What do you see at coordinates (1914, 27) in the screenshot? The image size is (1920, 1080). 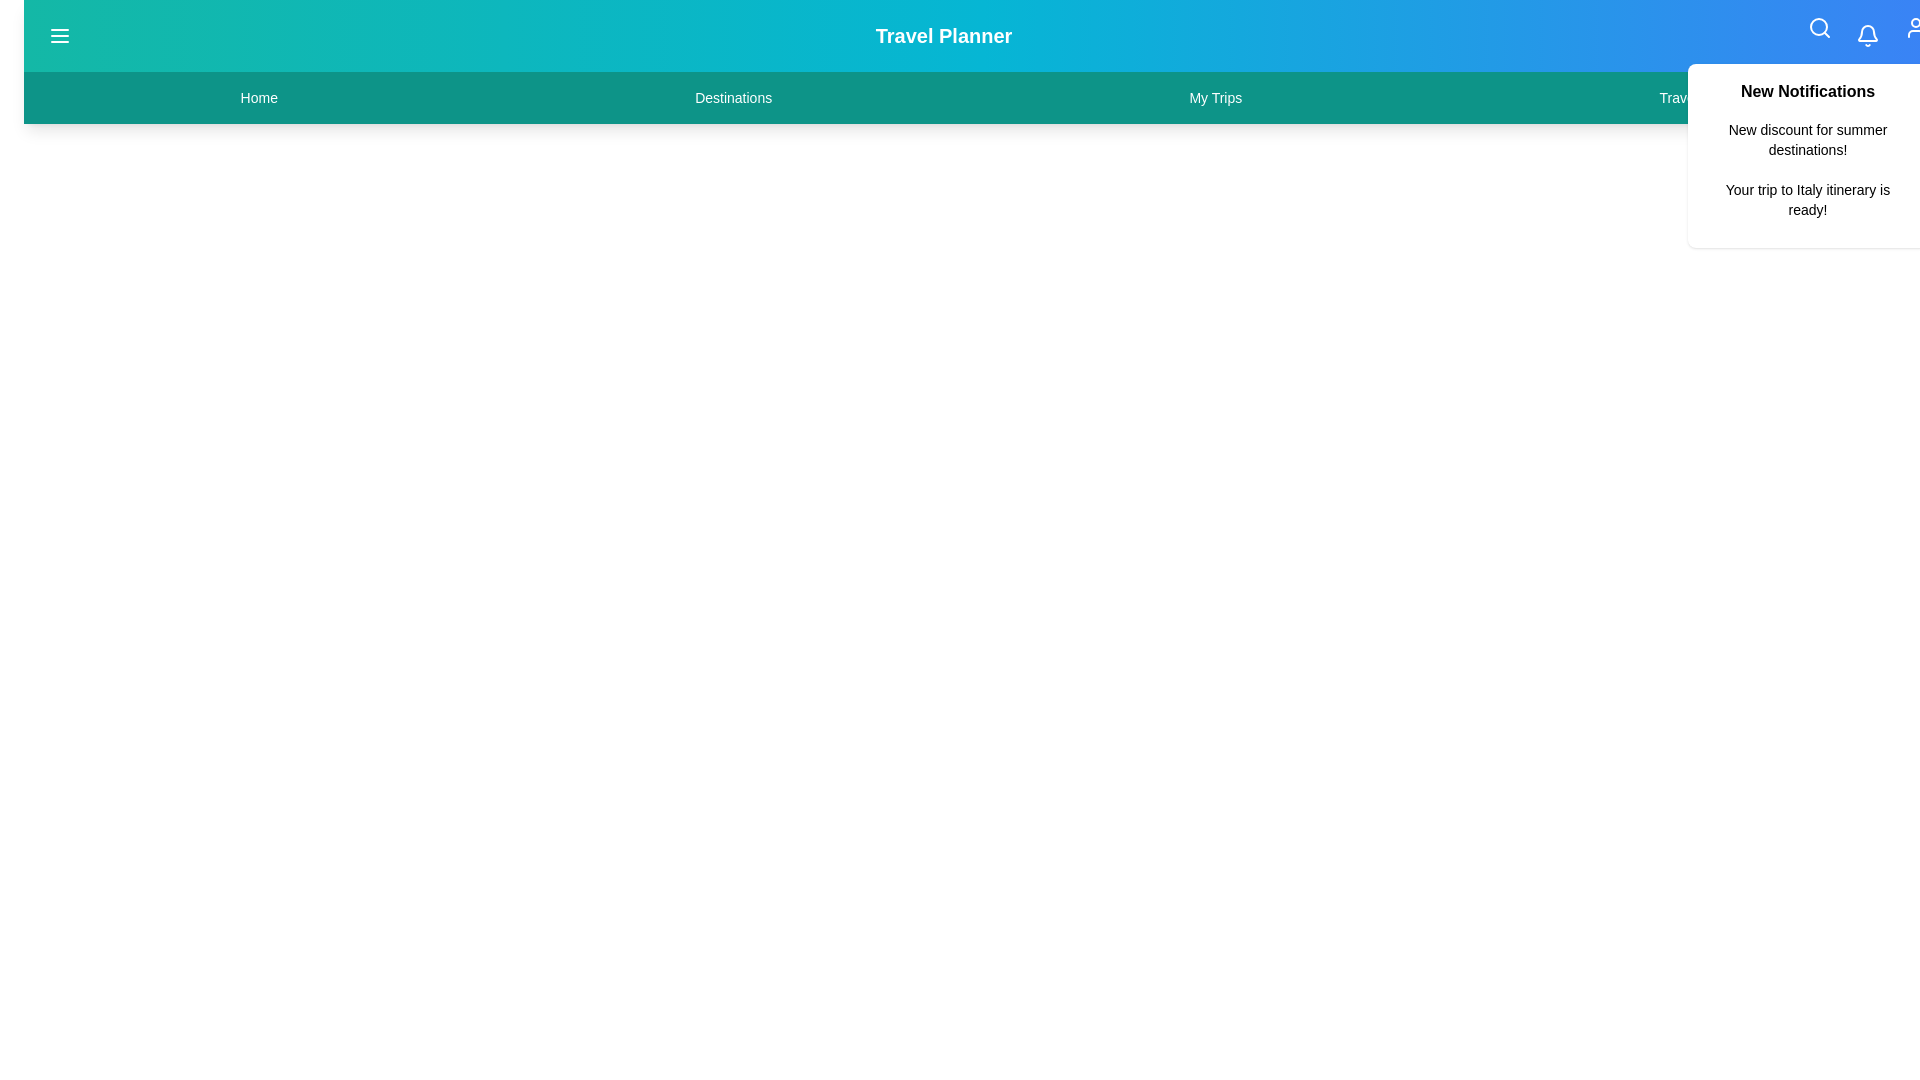 I see `the user profile icon` at bounding box center [1914, 27].